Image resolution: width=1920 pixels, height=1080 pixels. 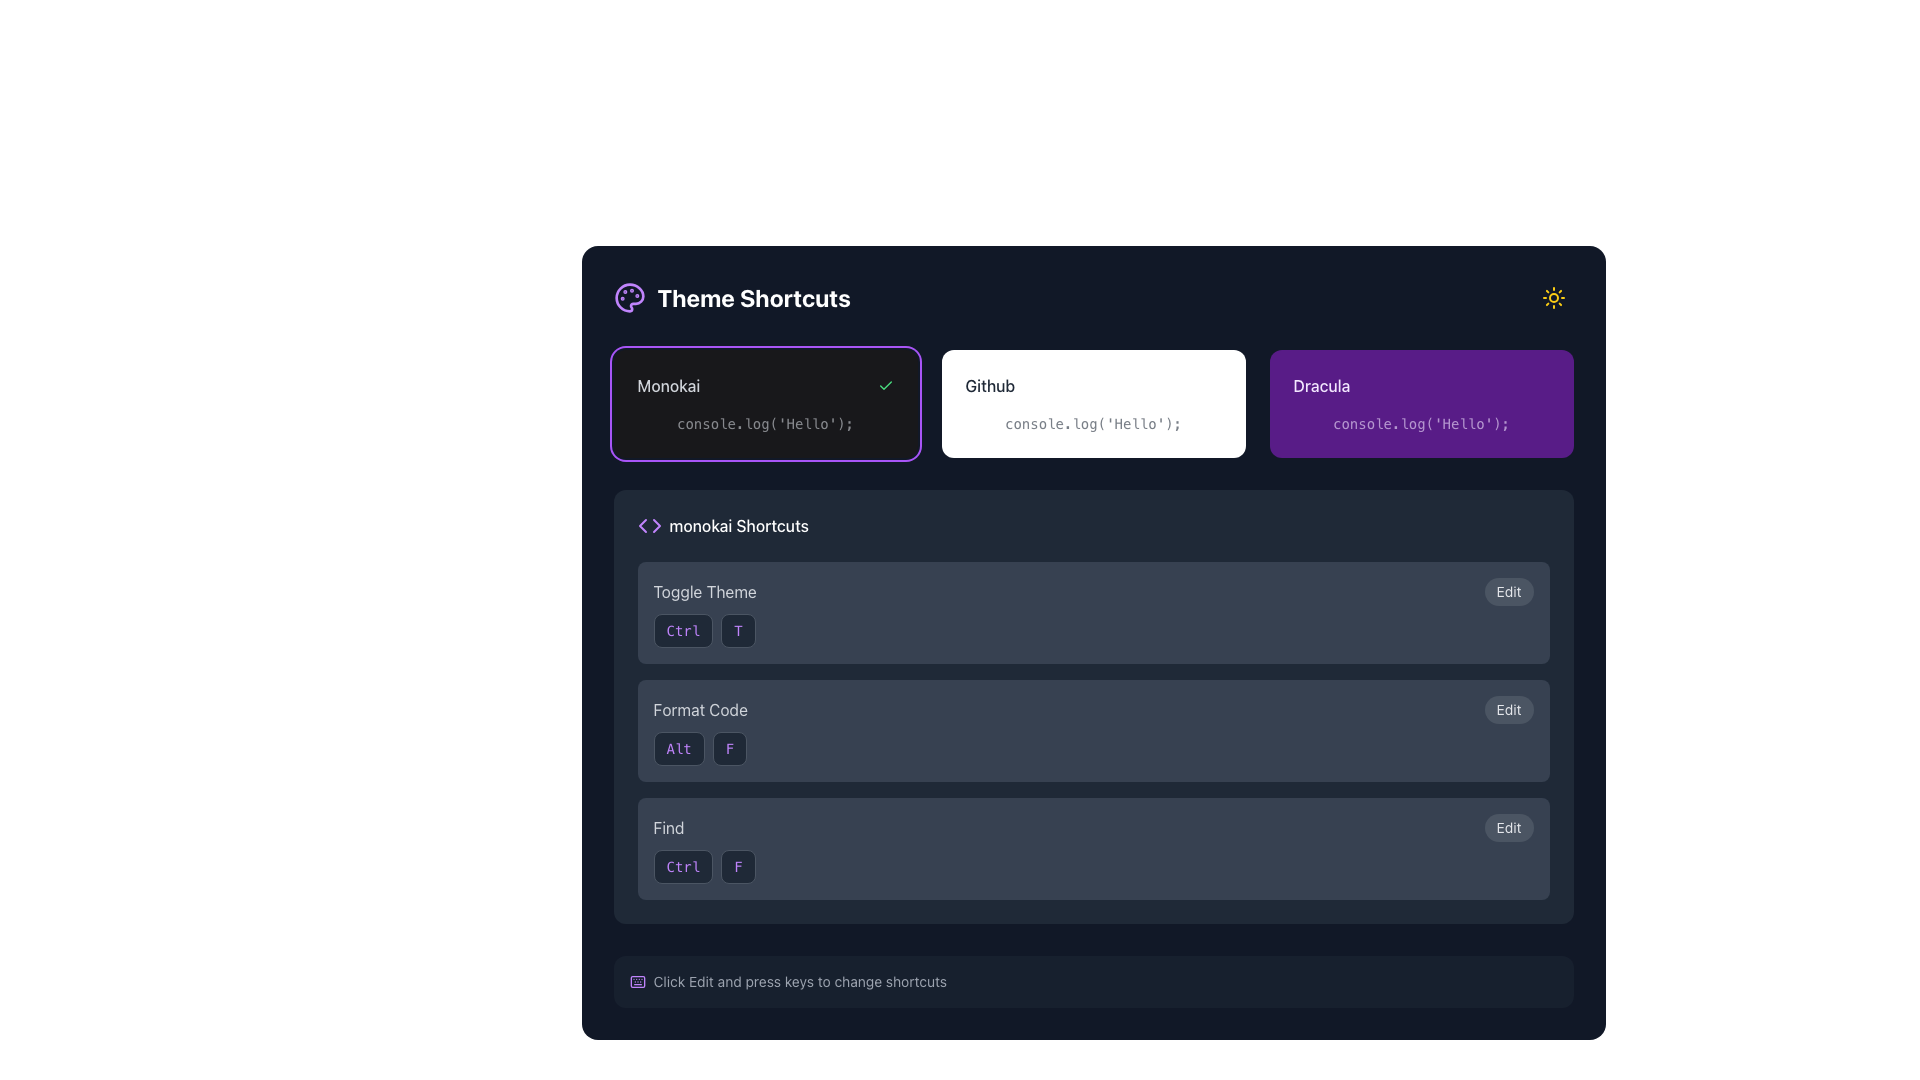 What do you see at coordinates (683, 631) in the screenshot?
I see `the 'Ctrl' key representation in the 'Toggle Theme' section of the 'monokai Shortcuts' panel` at bounding box center [683, 631].